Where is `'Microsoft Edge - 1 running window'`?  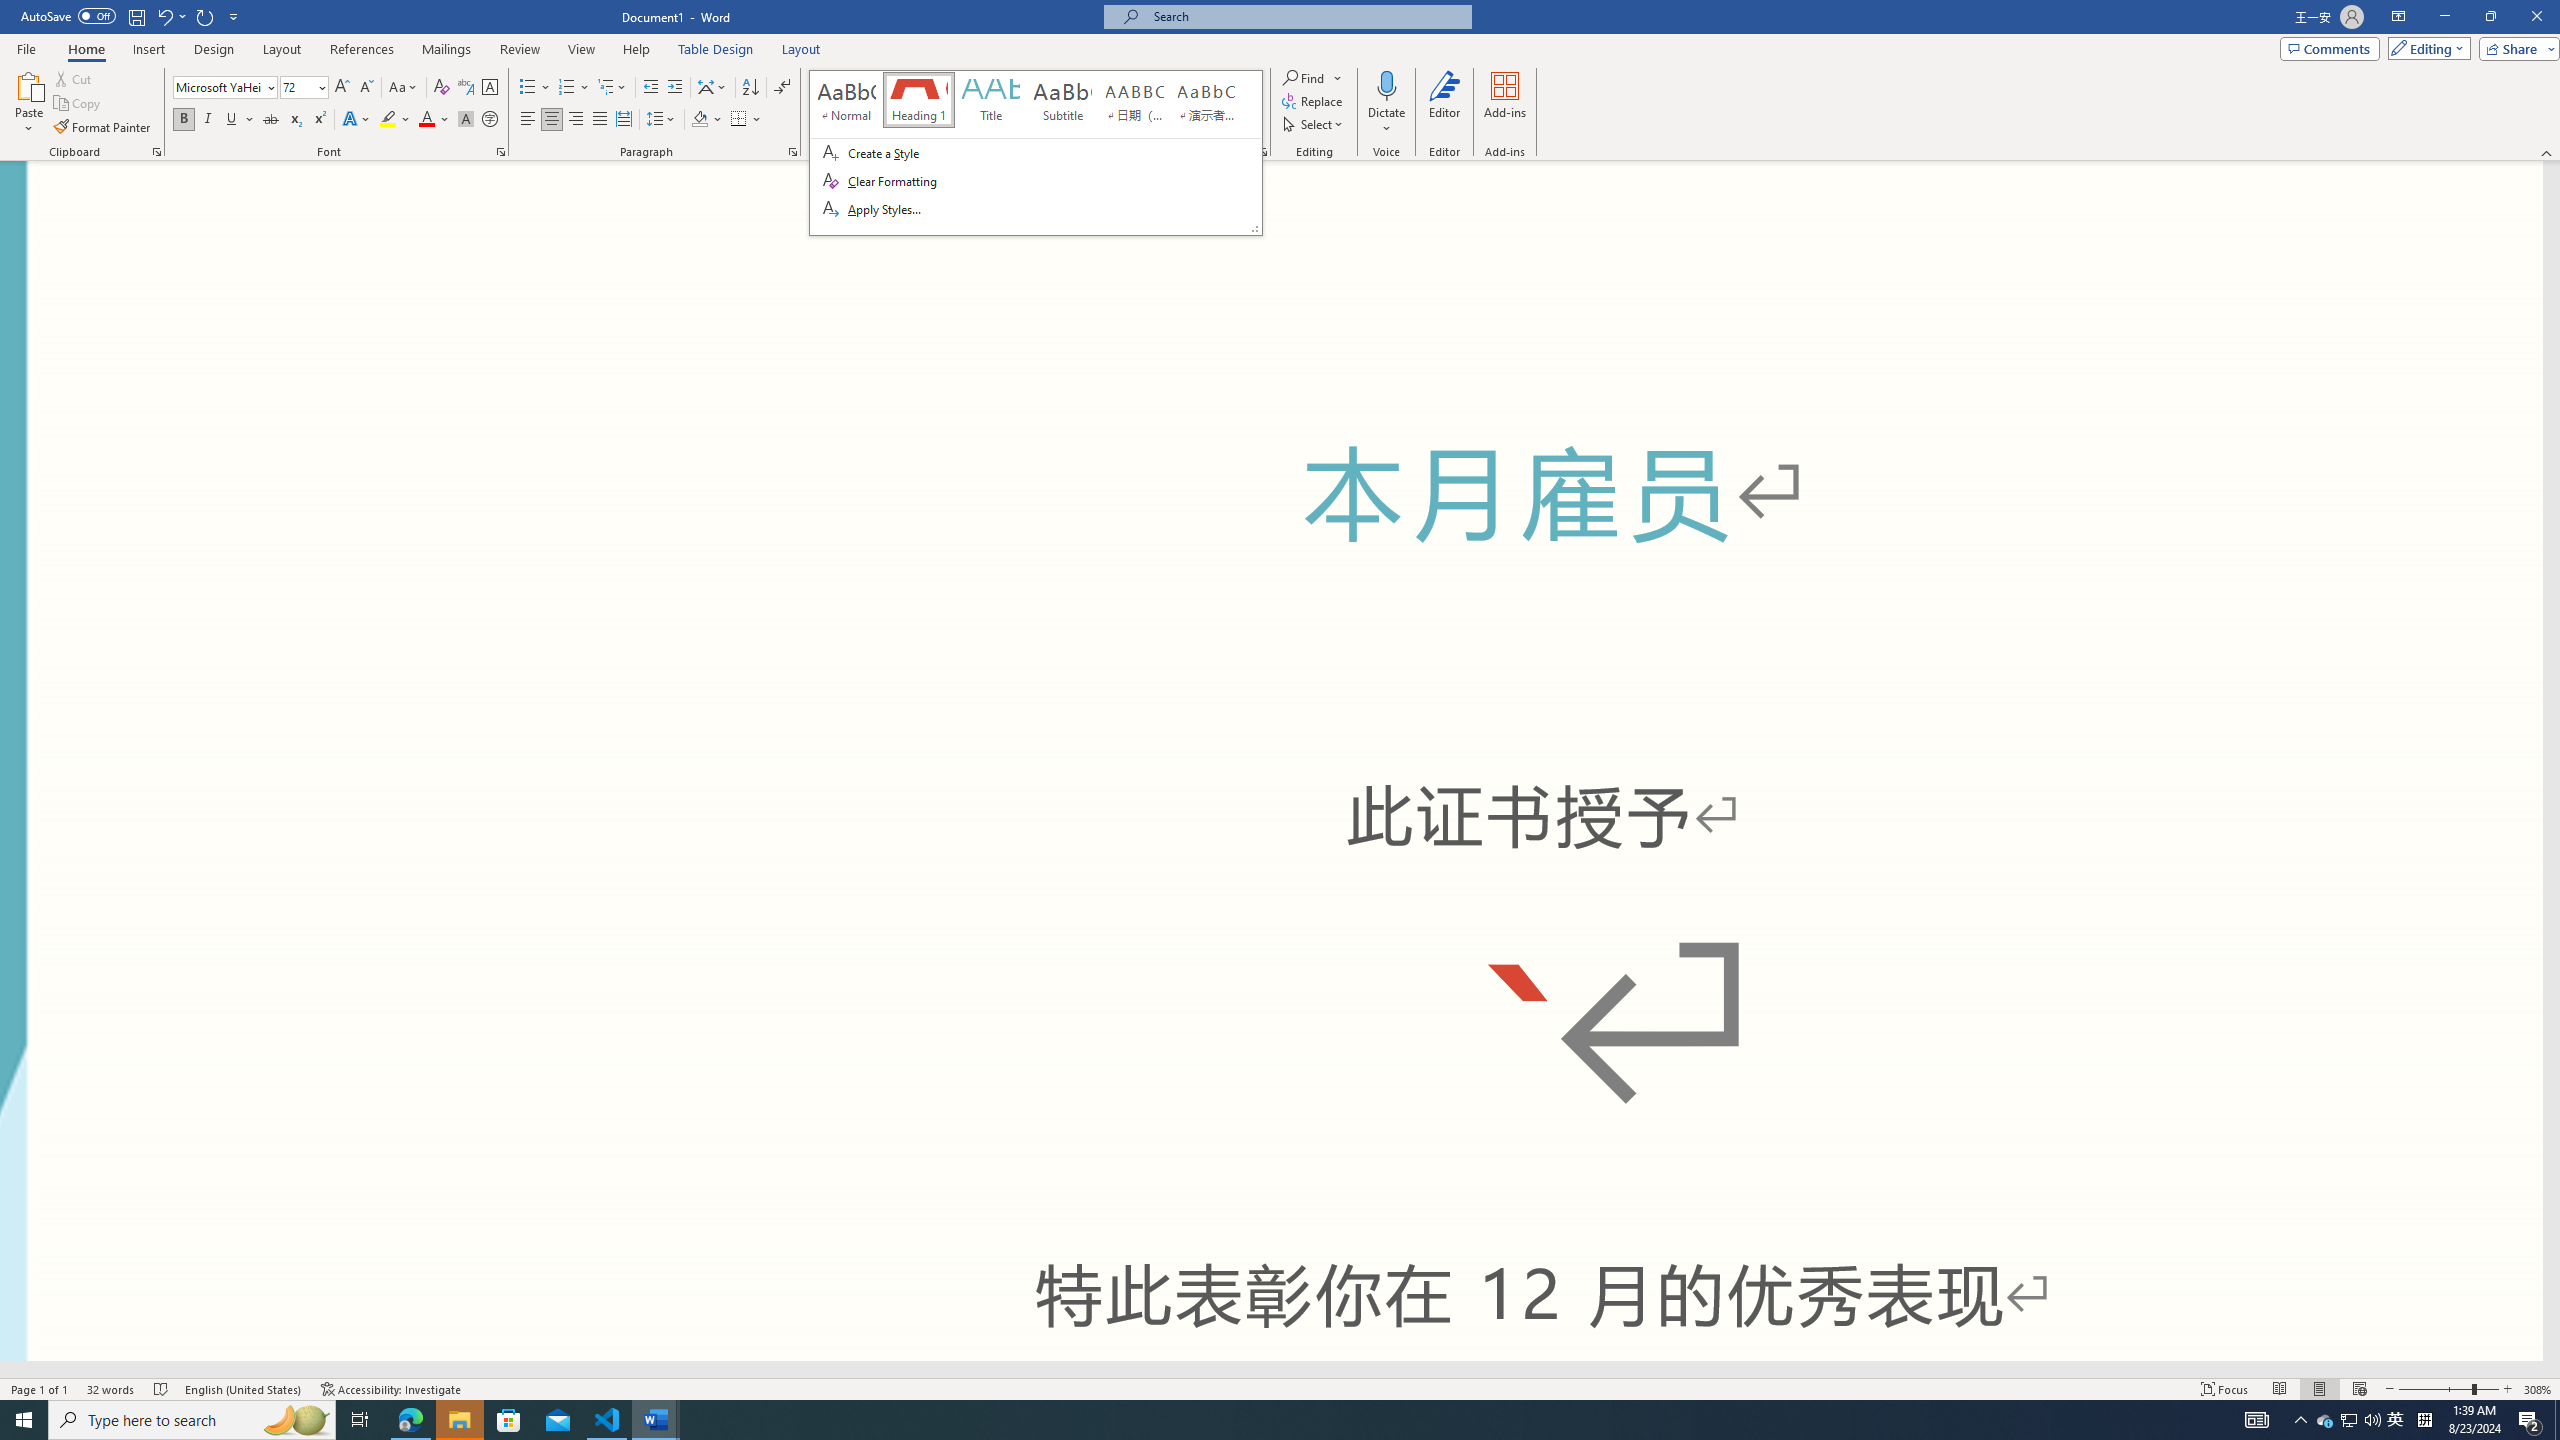
'Microsoft Edge - 1 running window' is located at coordinates (409, 1418).